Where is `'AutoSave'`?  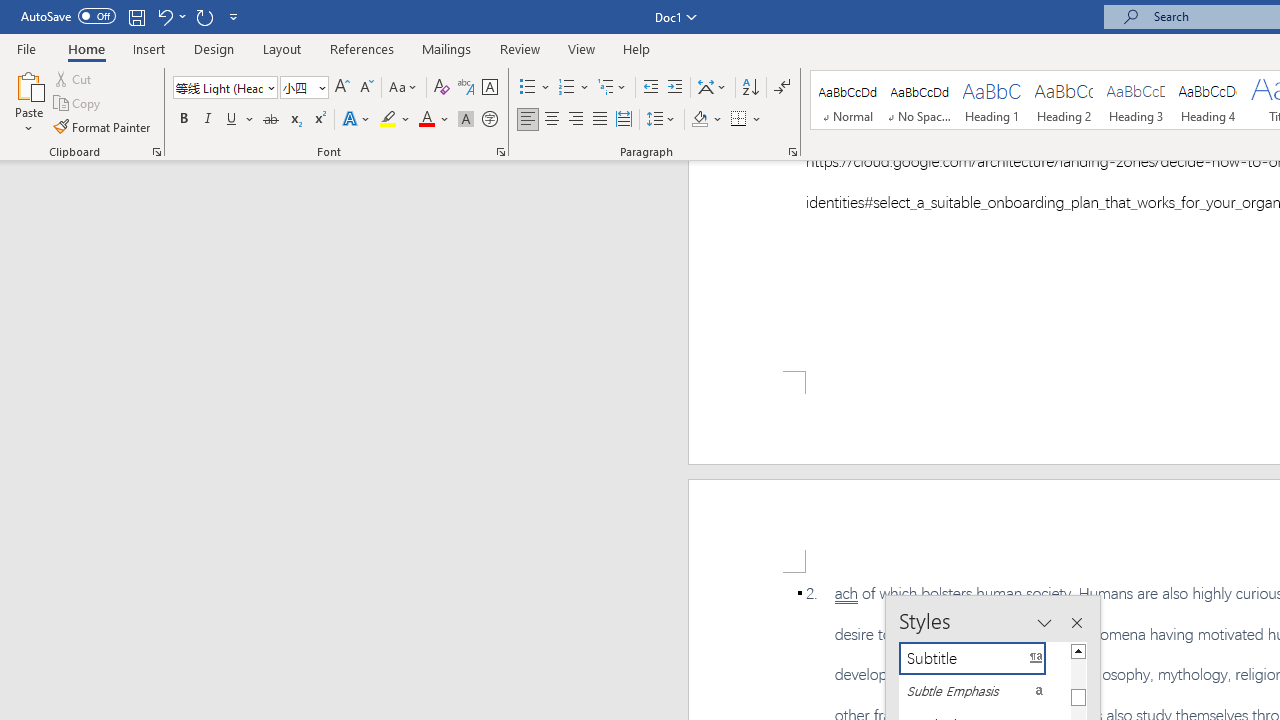 'AutoSave' is located at coordinates (68, 16).